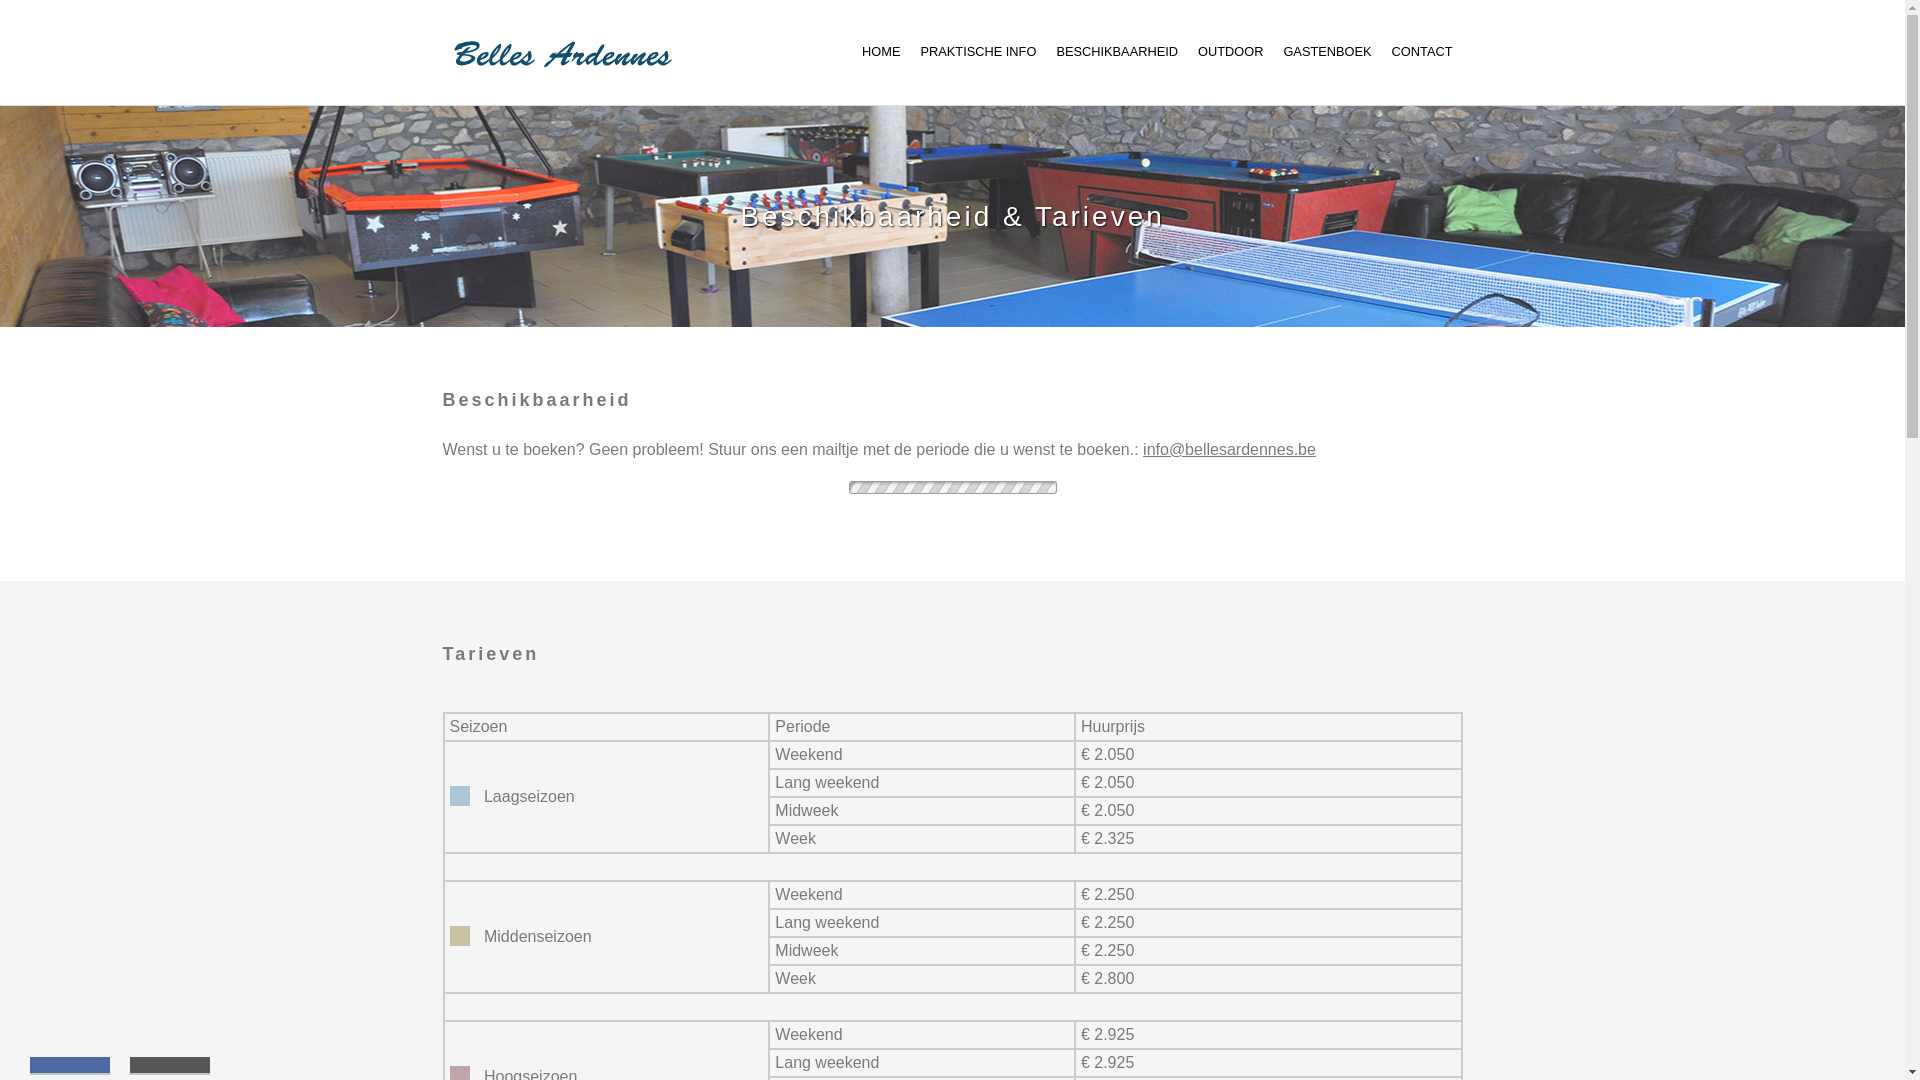 Image resolution: width=1920 pixels, height=1080 pixels. Describe the element at coordinates (1228, 448) in the screenshot. I see `'info@bellesardennes.be'` at that location.